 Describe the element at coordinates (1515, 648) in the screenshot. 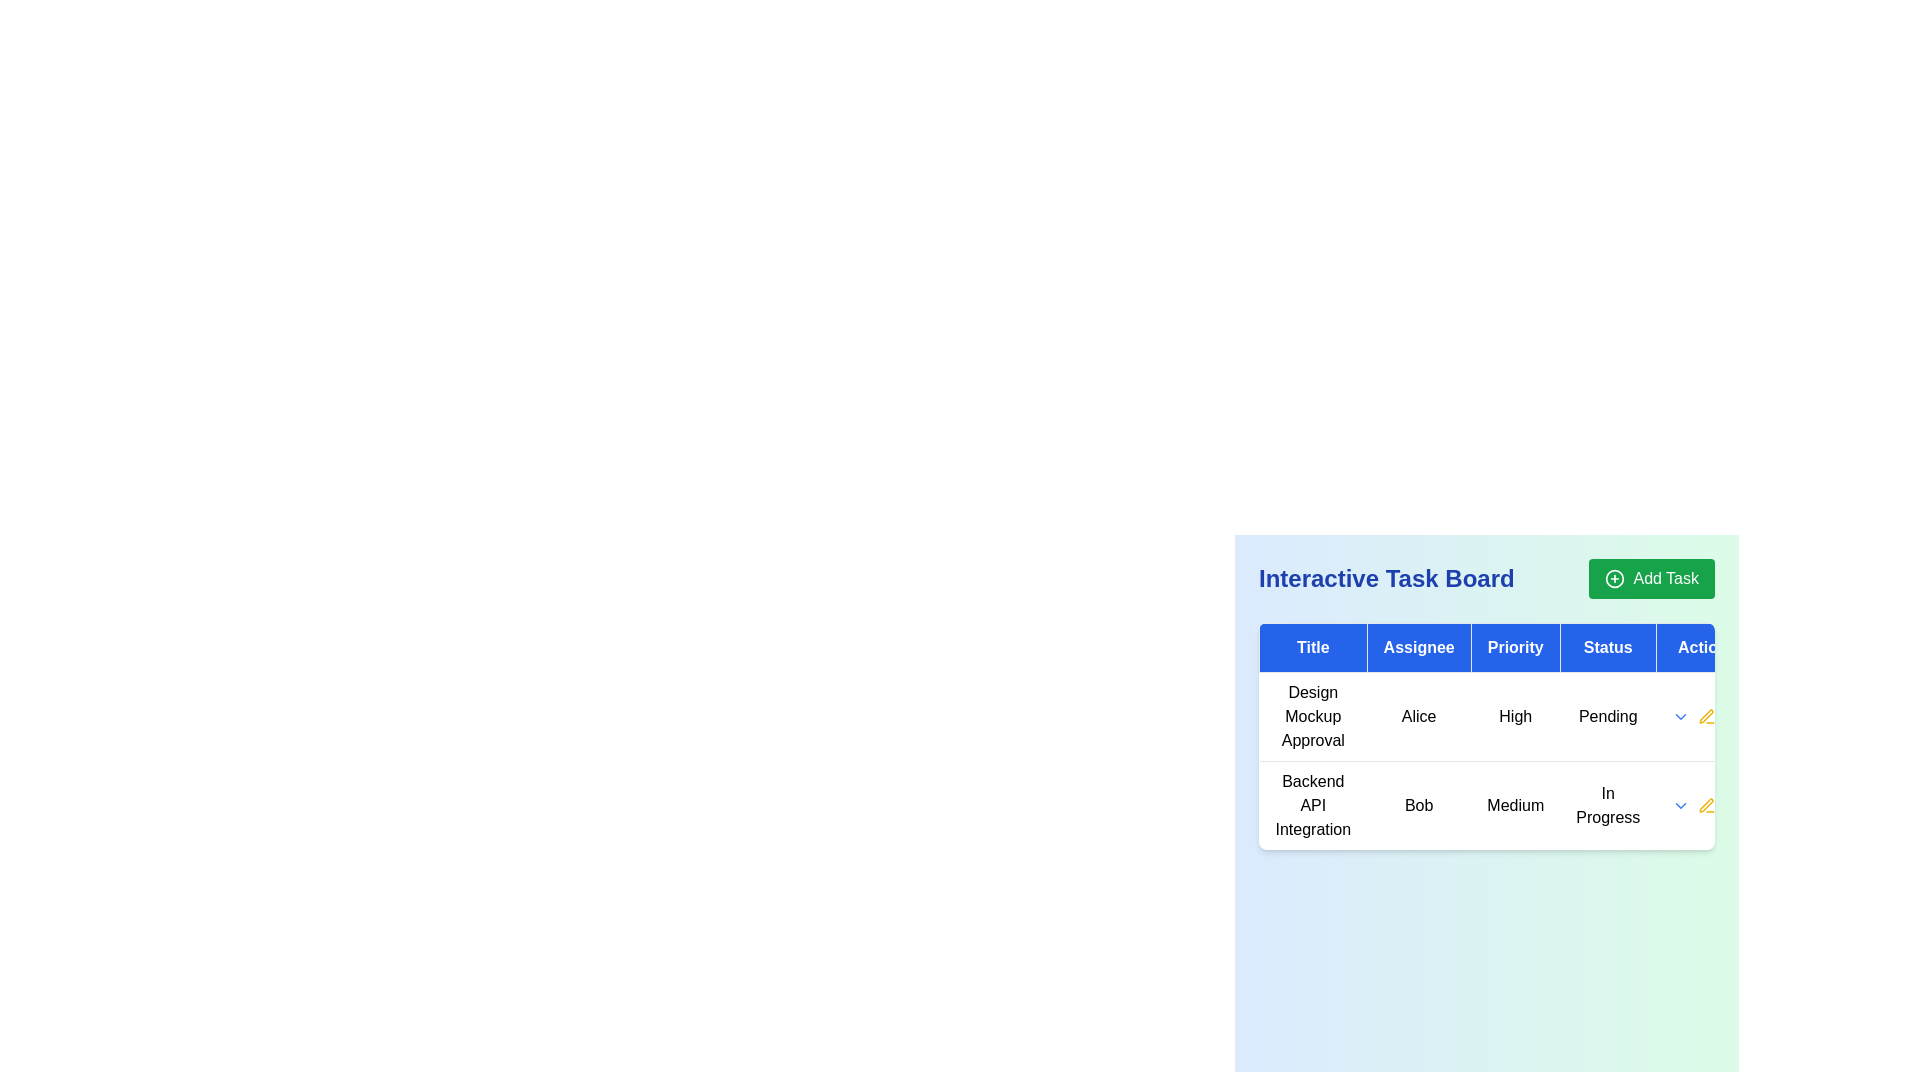

I see `the Table Header labeled 'Priority', which is the third column in a five-column table, positioned between 'Assignee' and 'Status'` at that location.